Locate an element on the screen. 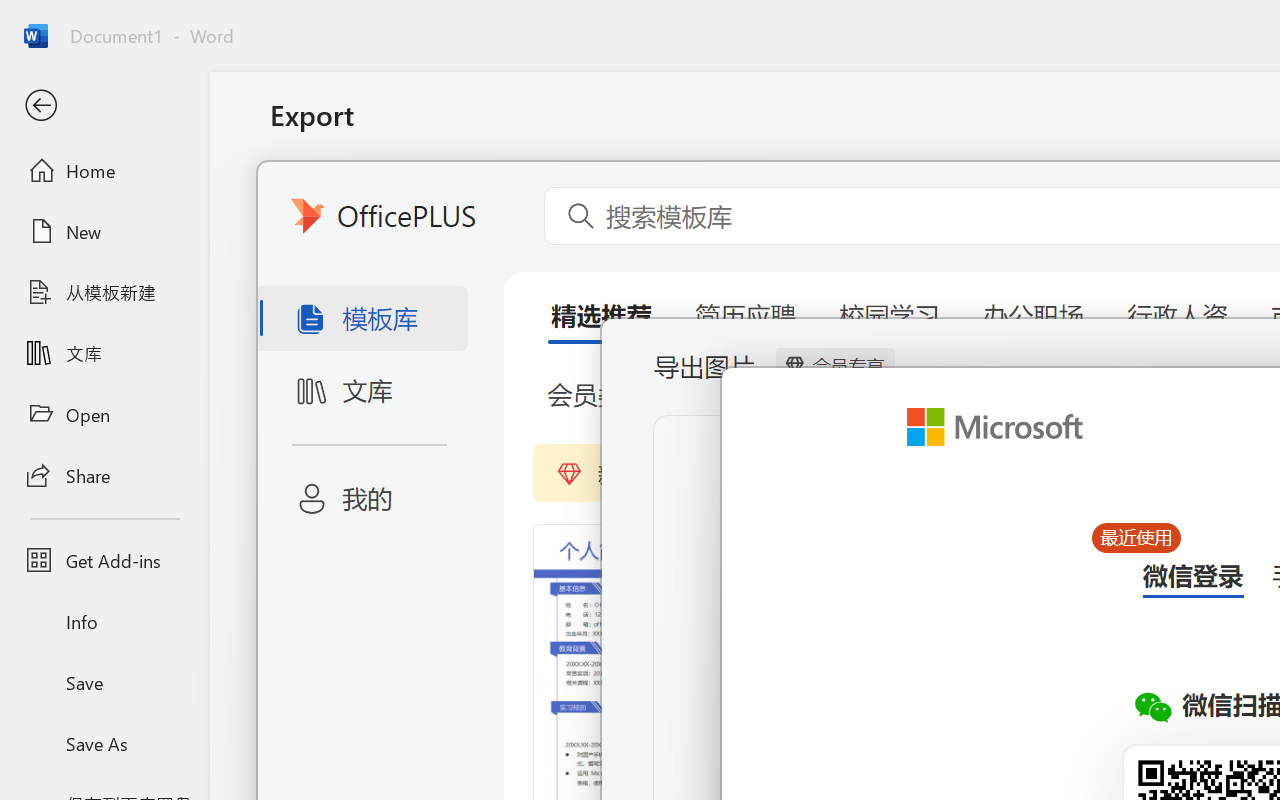 This screenshot has height=800, width=1280. 'Back' is located at coordinates (103, 105).